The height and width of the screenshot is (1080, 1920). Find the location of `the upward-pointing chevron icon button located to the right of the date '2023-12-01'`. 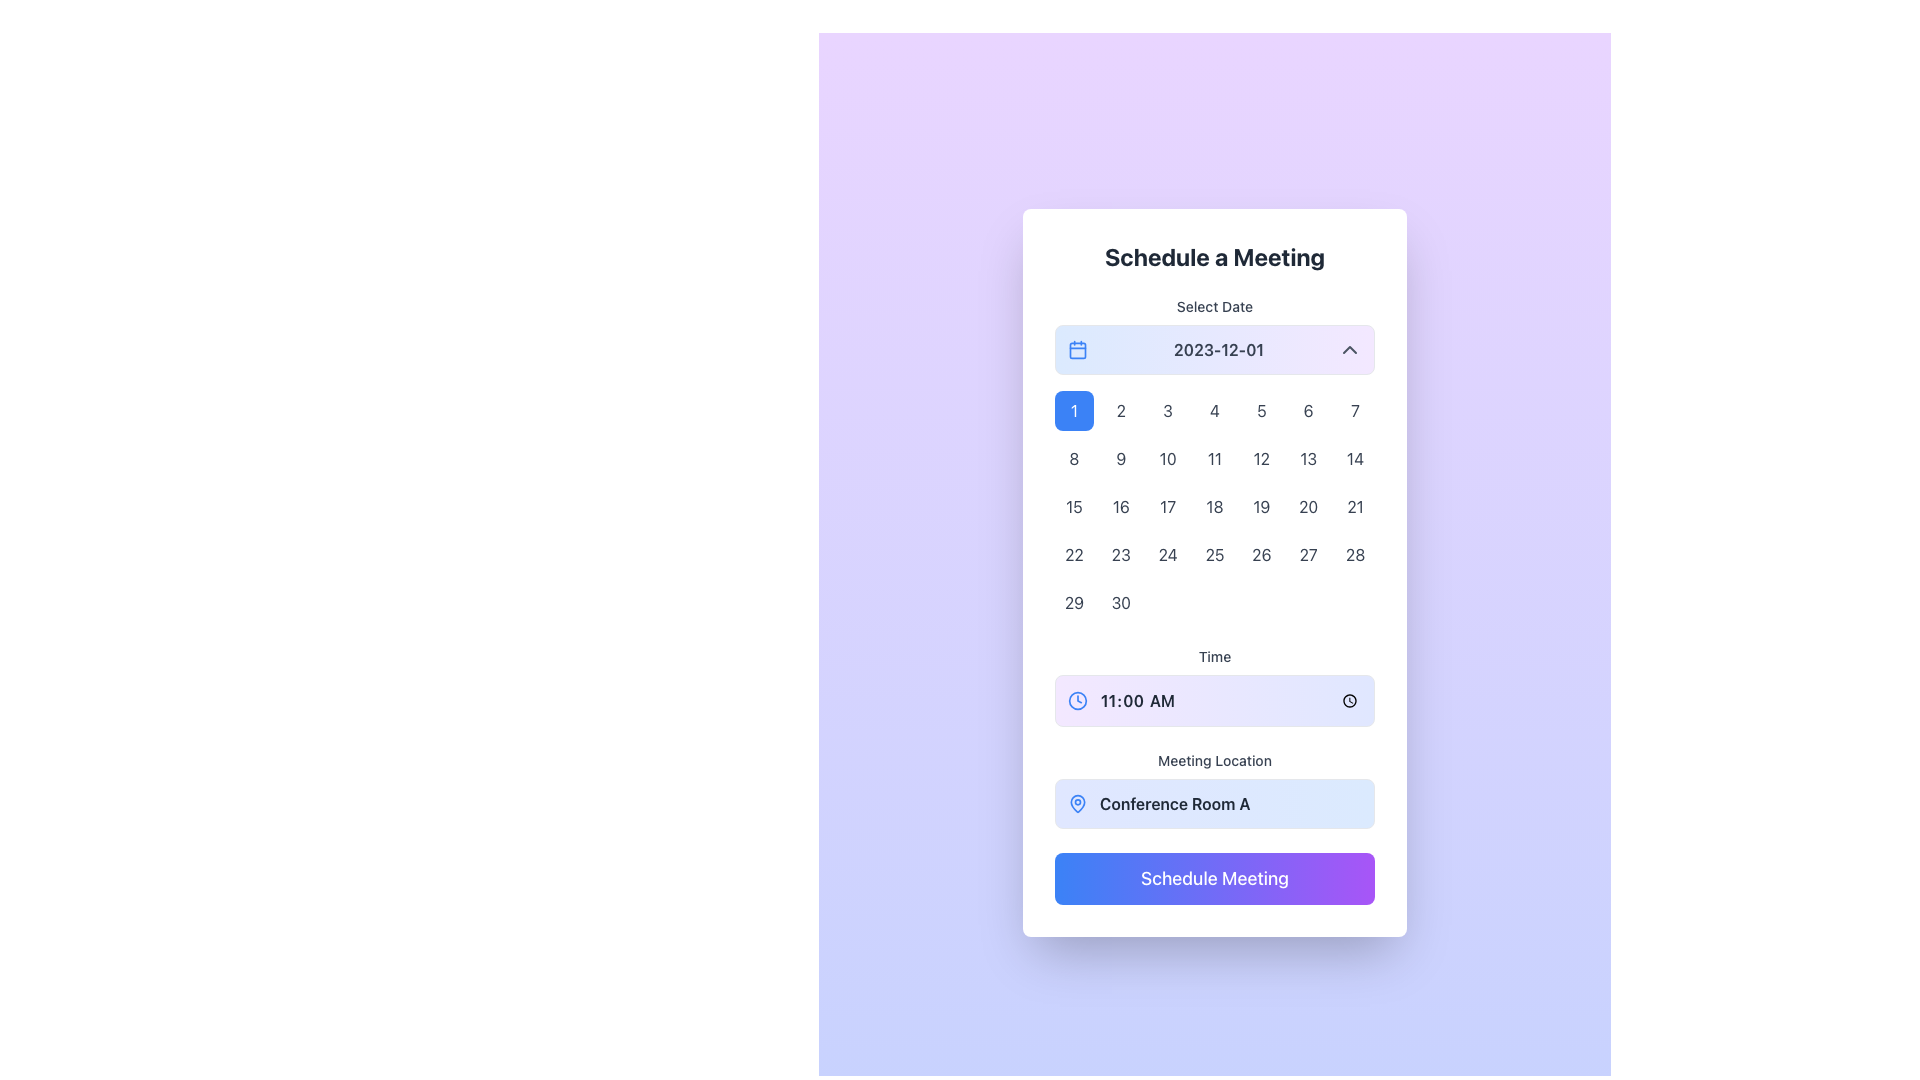

the upward-pointing chevron icon button located to the right of the date '2023-12-01' is located at coordinates (1349, 349).